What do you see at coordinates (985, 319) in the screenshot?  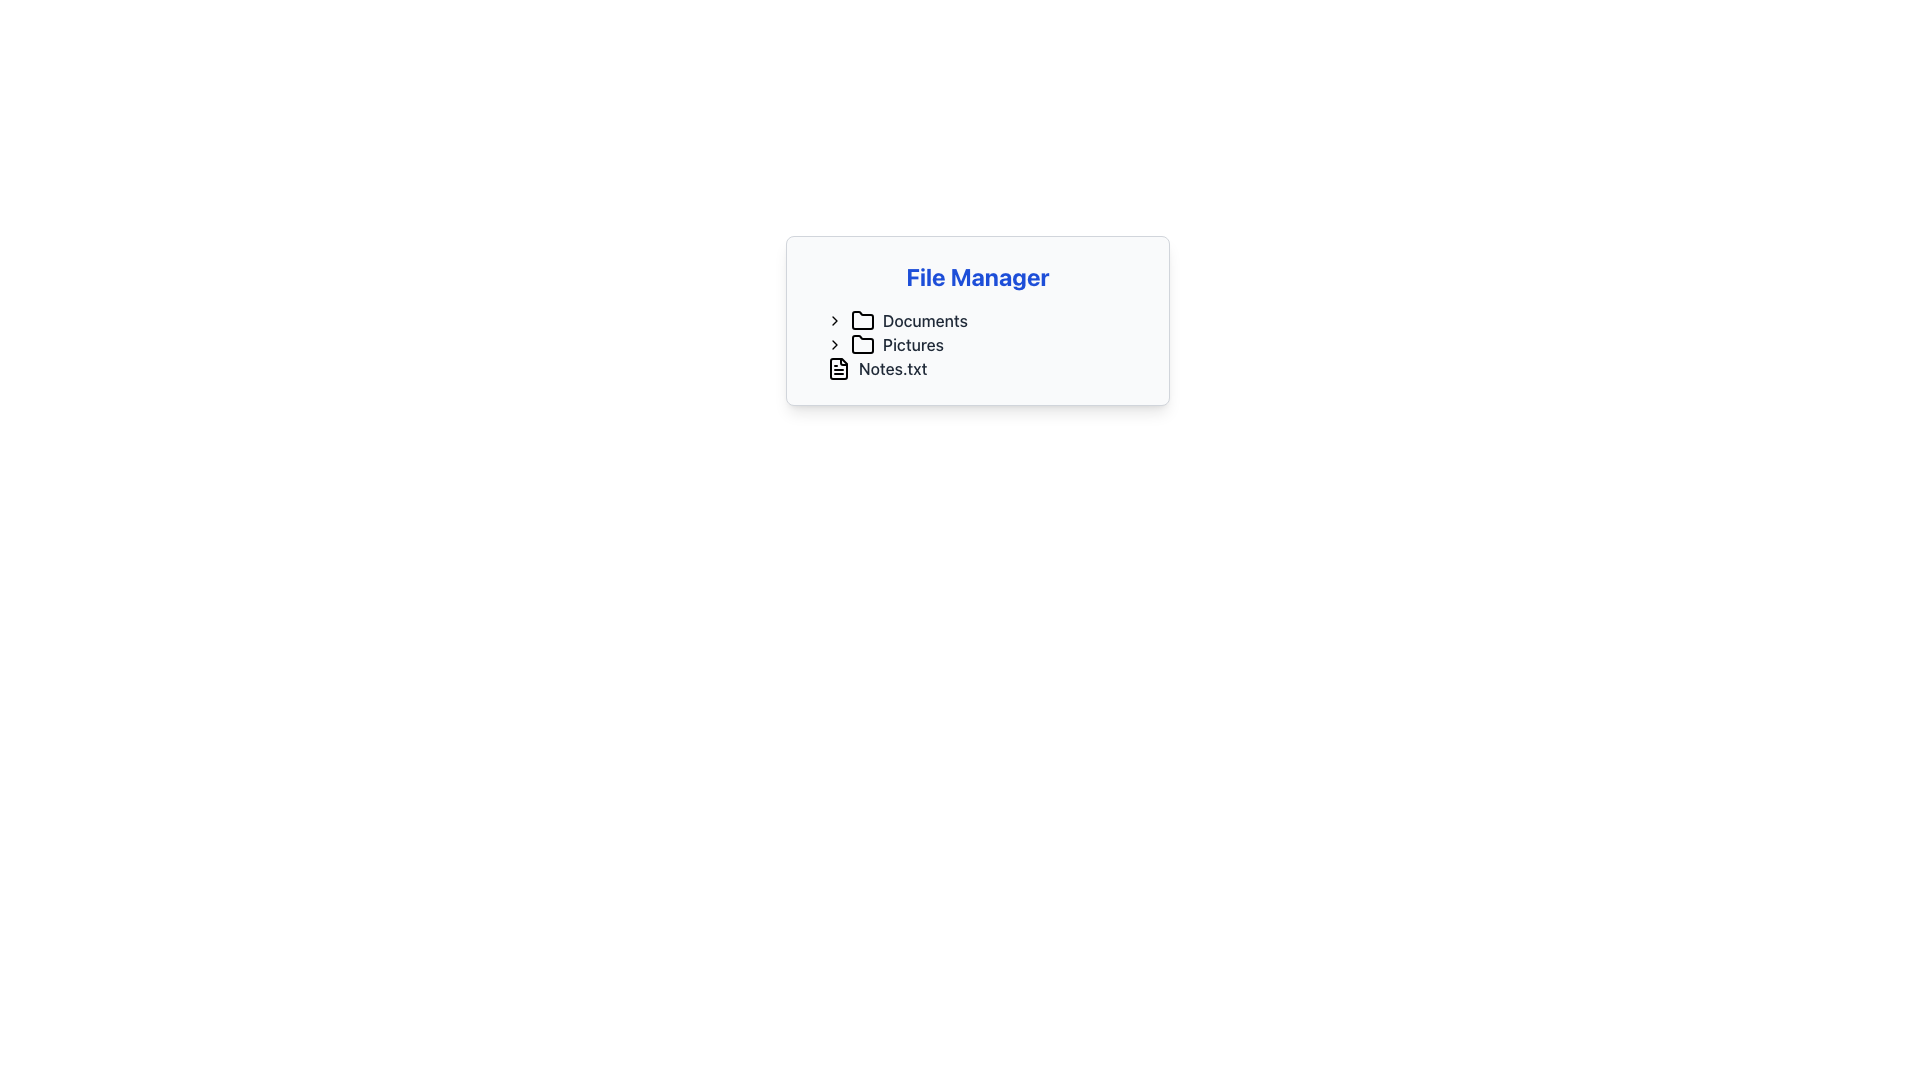 I see `the 'Documents' folder item` at bounding box center [985, 319].